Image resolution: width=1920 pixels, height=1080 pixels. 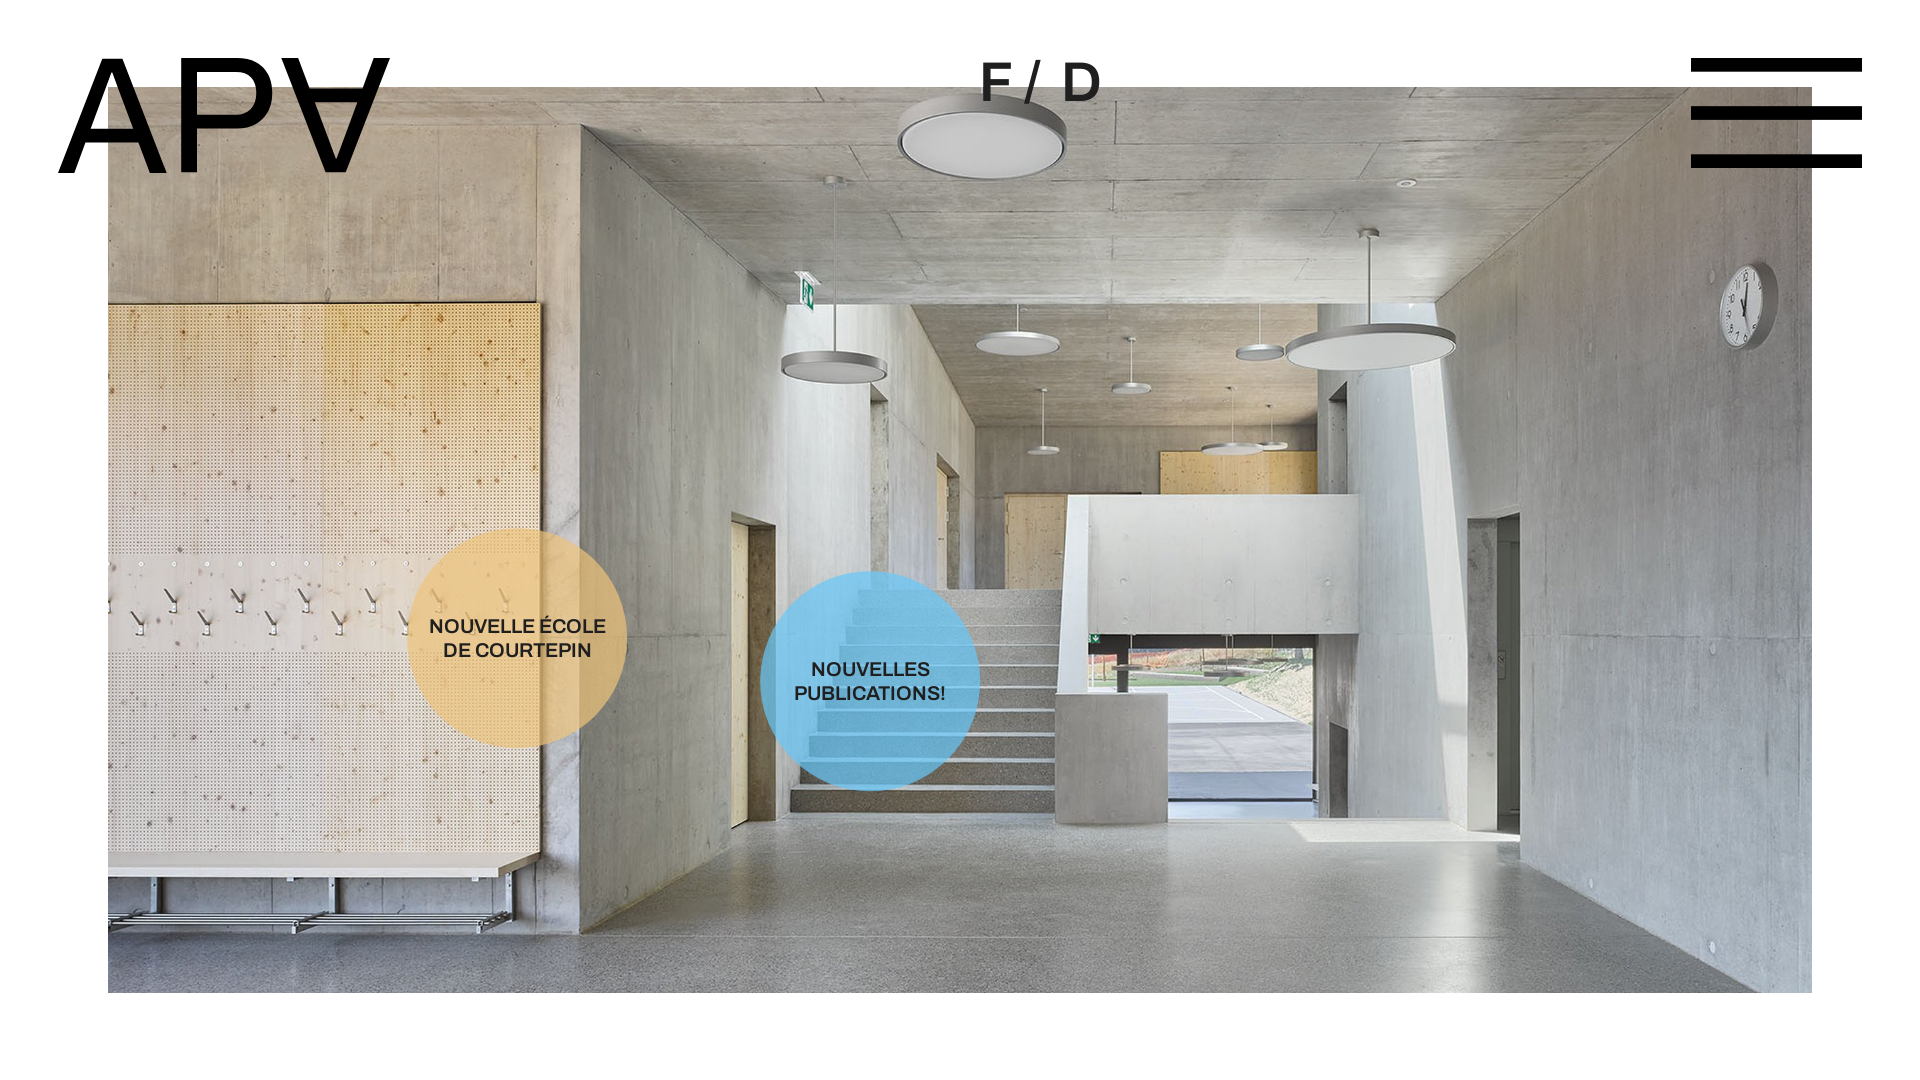 What do you see at coordinates (1049, 82) in the screenshot?
I see `'D'` at bounding box center [1049, 82].